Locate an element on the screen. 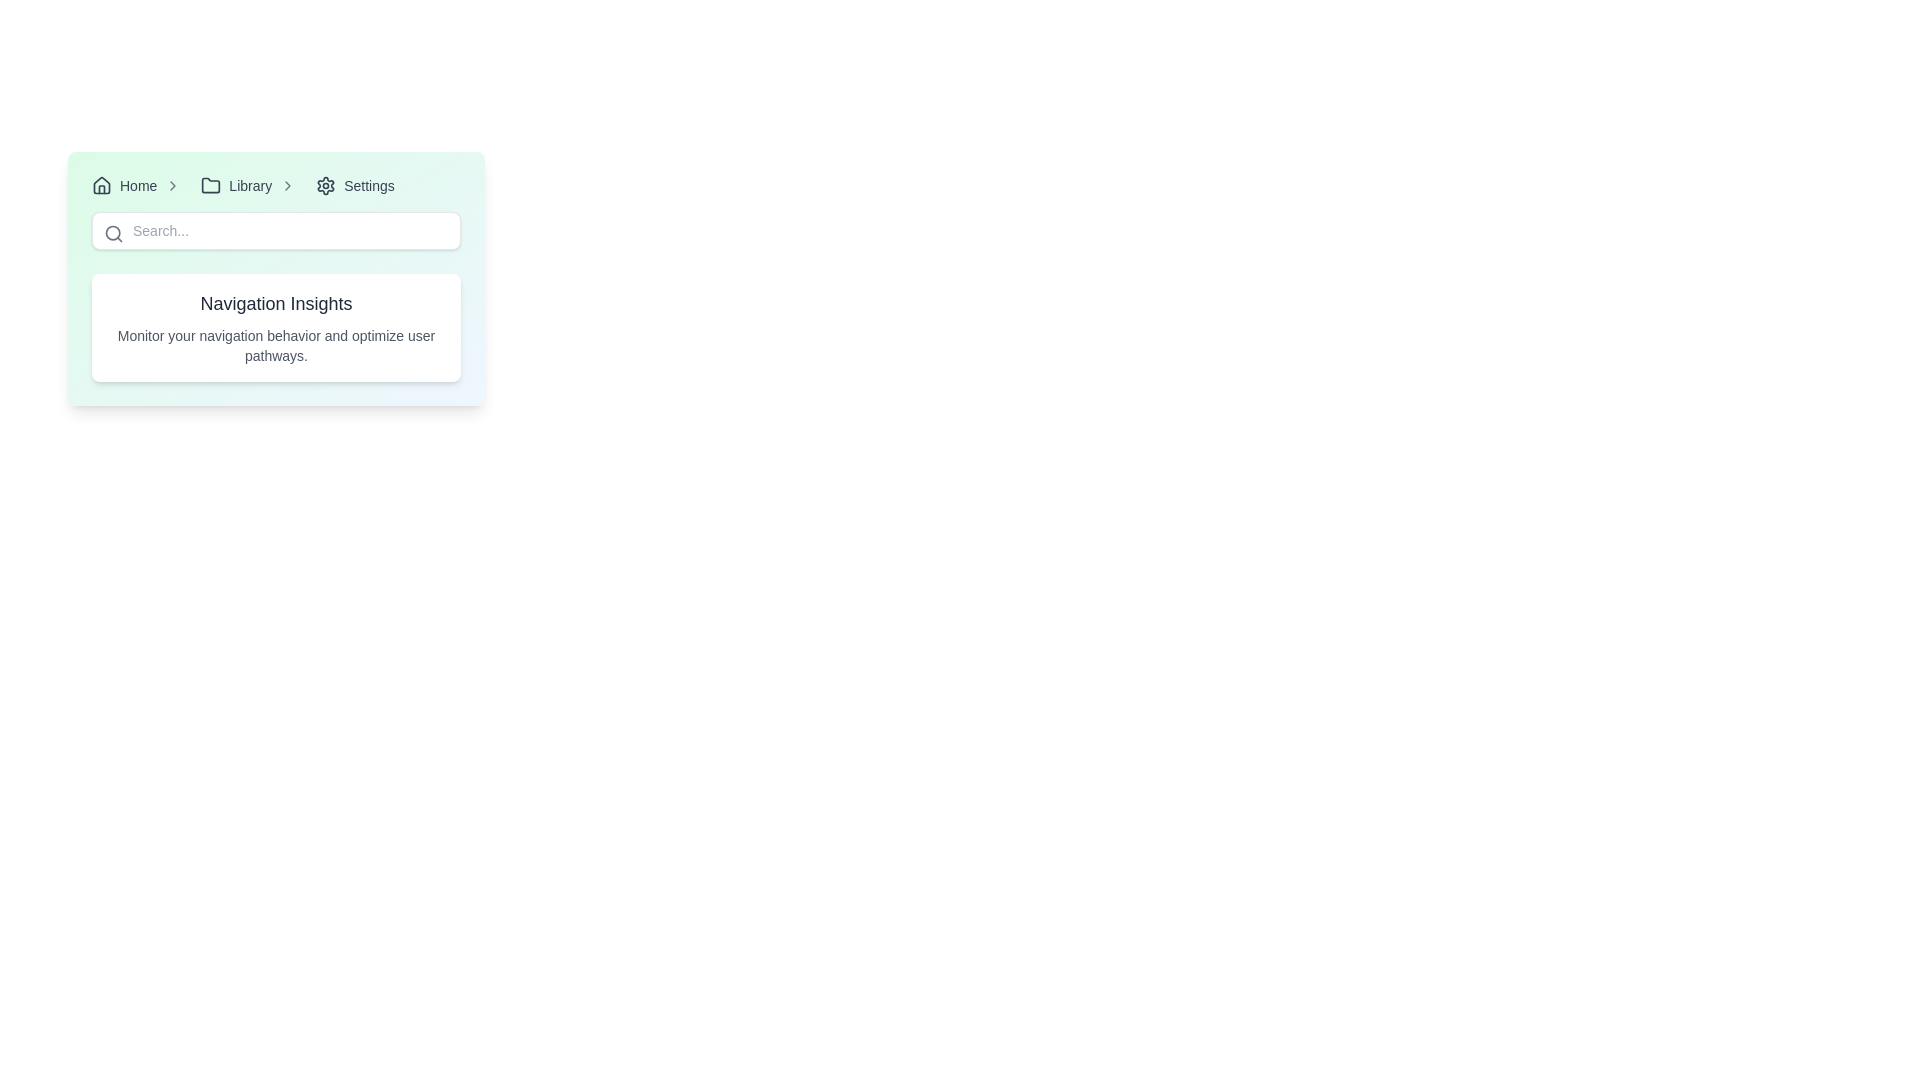 This screenshot has height=1080, width=1920. the settings icon, represented as an outlined gear, located beside the 'Settings' label in the navigation breadcrumb at the top of the UI is located at coordinates (326, 185).